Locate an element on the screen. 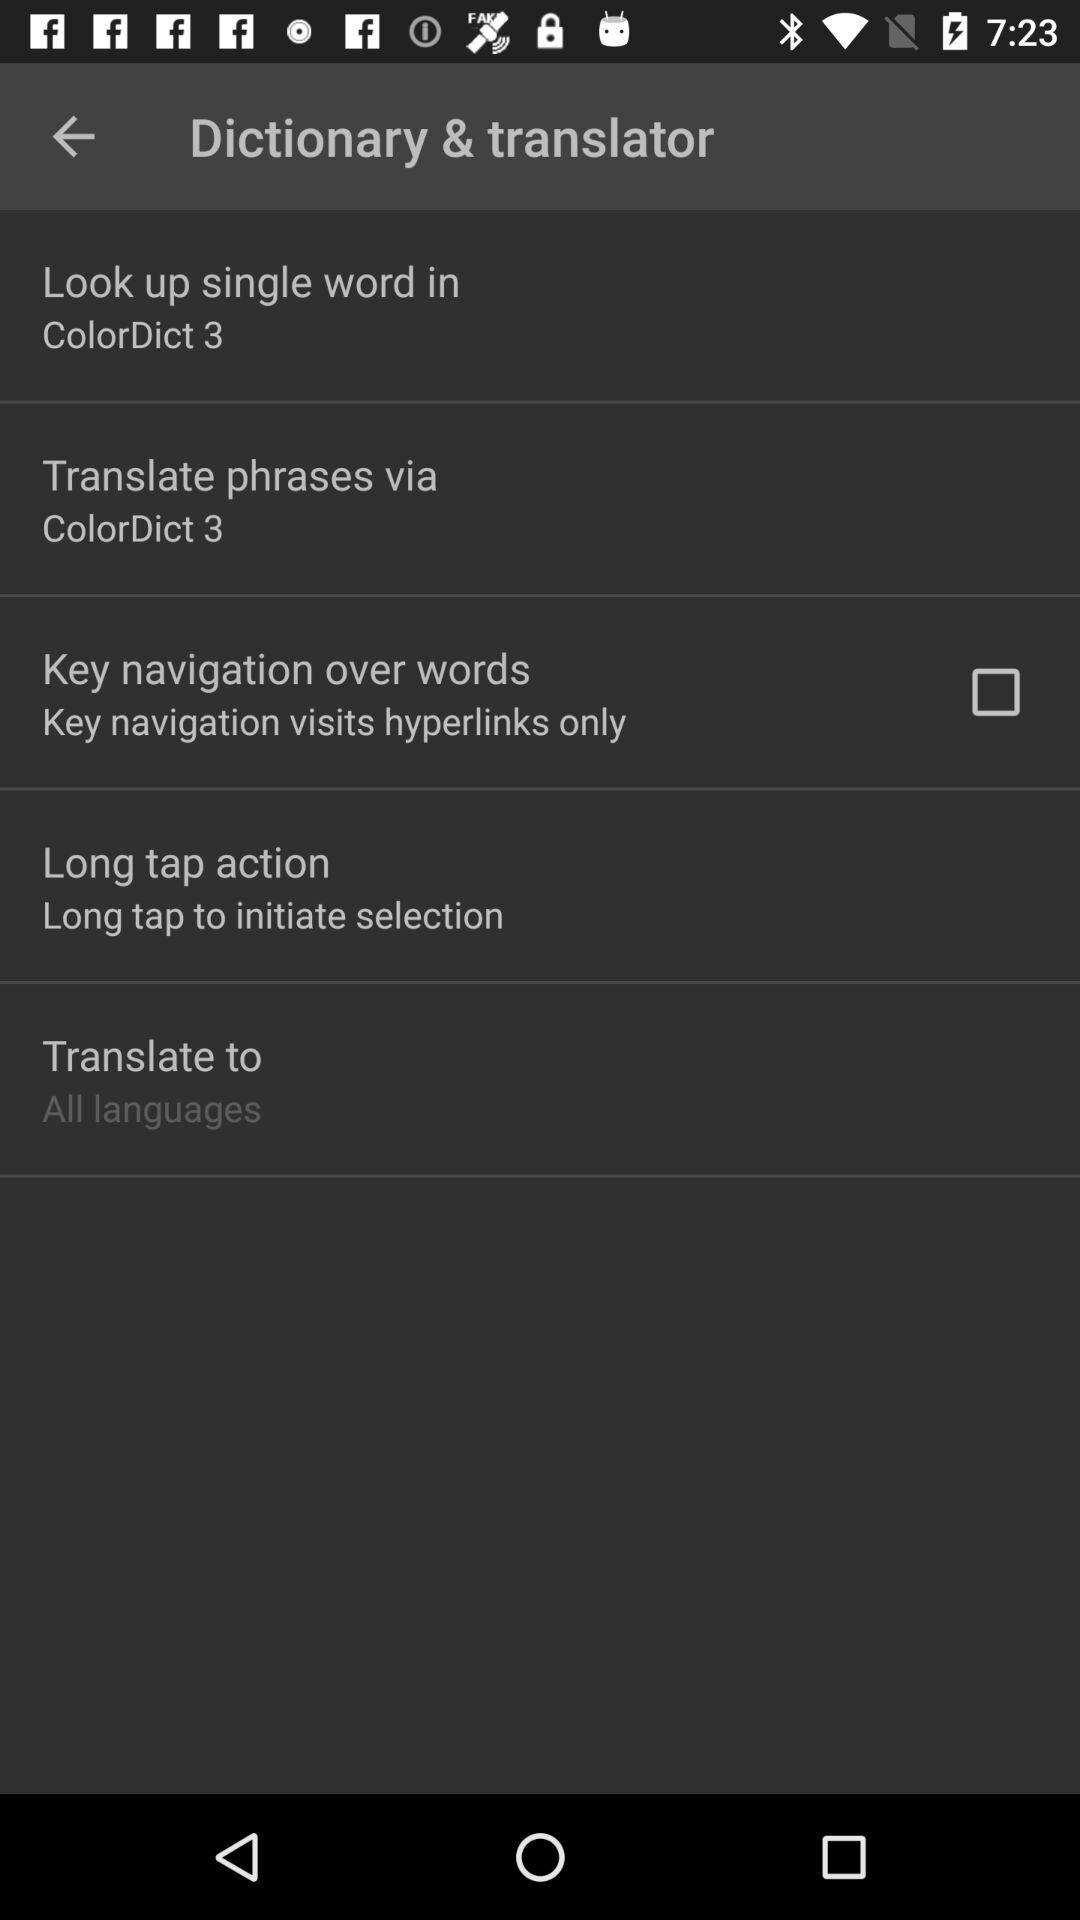 The width and height of the screenshot is (1080, 1920). look up single is located at coordinates (250, 279).